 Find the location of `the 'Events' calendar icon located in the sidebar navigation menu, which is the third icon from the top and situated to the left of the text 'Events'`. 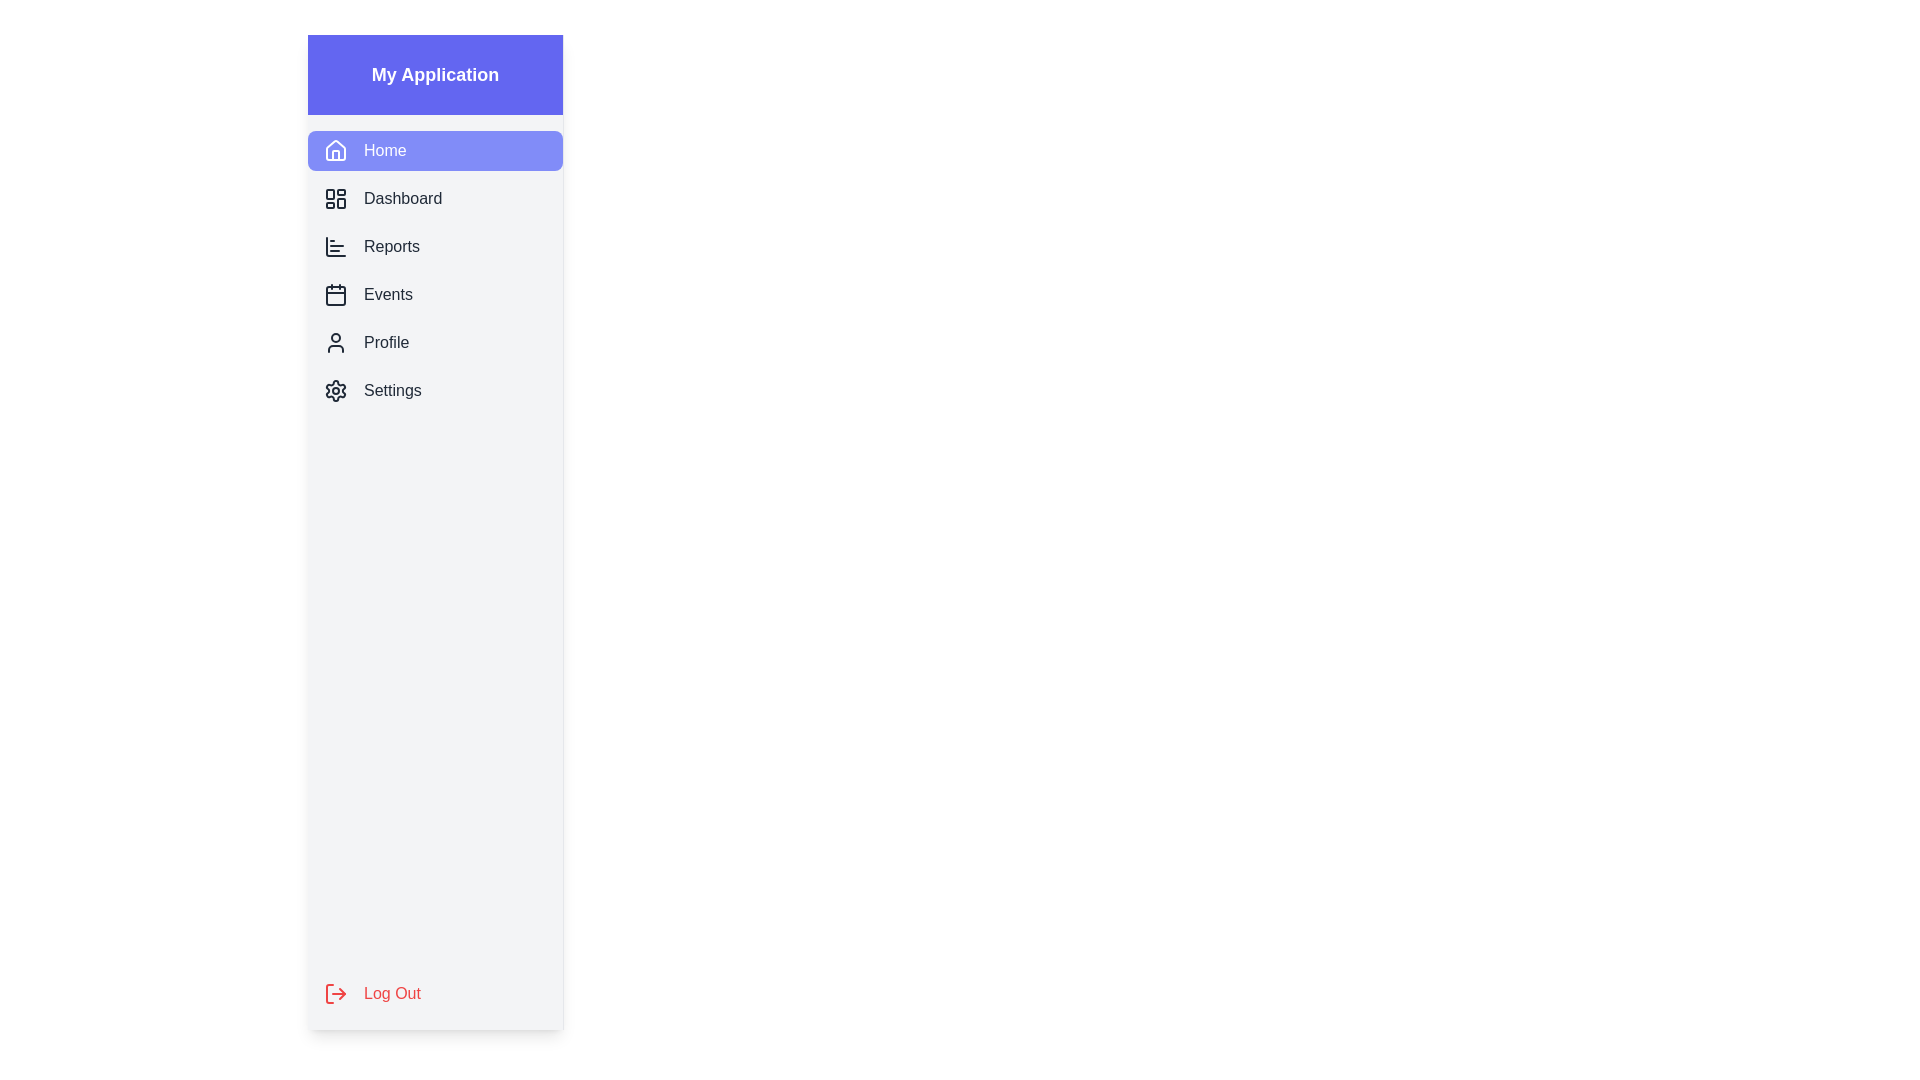

the 'Events' calendar icon located in the sidebar navigation menu, which is the third icon from the top and situated to the left of the text 'Events' is located at coordinates (336, 294).